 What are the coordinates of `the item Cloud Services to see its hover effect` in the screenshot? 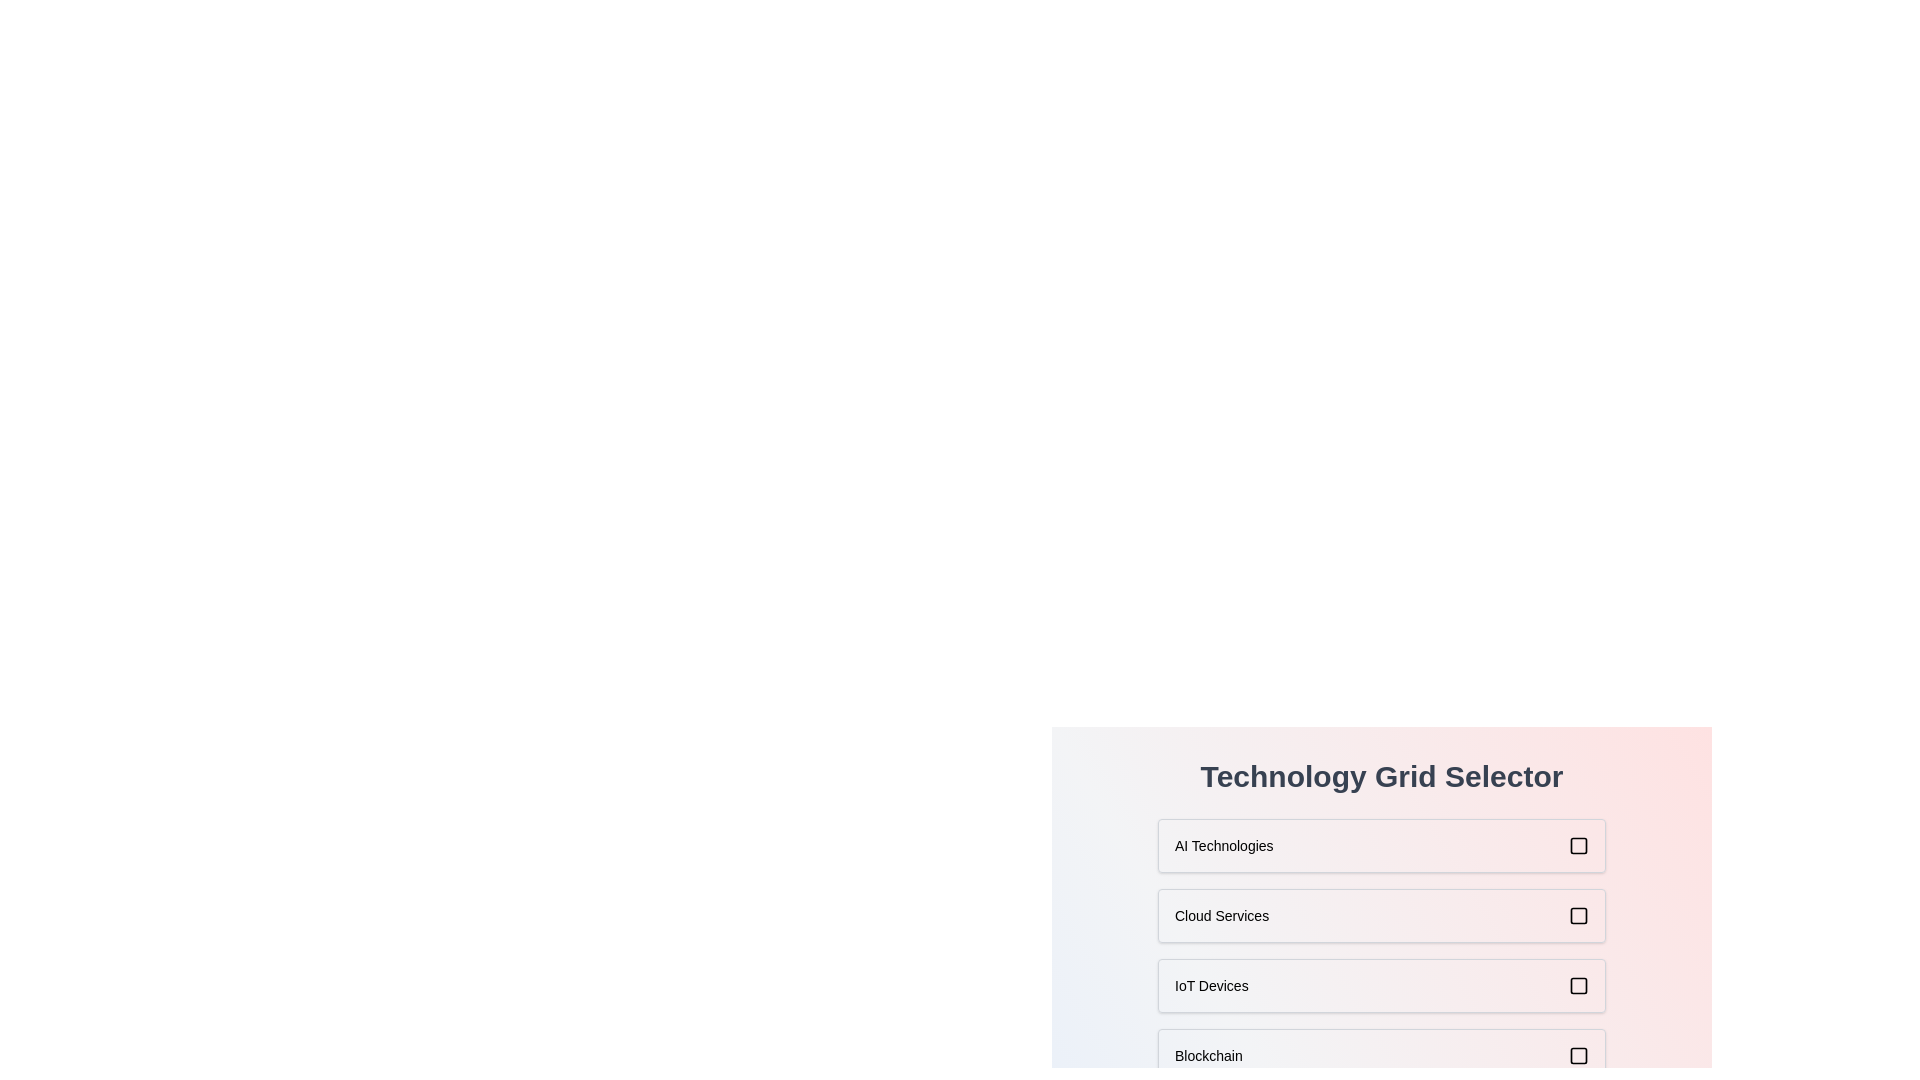 It's located at (1381, 915).